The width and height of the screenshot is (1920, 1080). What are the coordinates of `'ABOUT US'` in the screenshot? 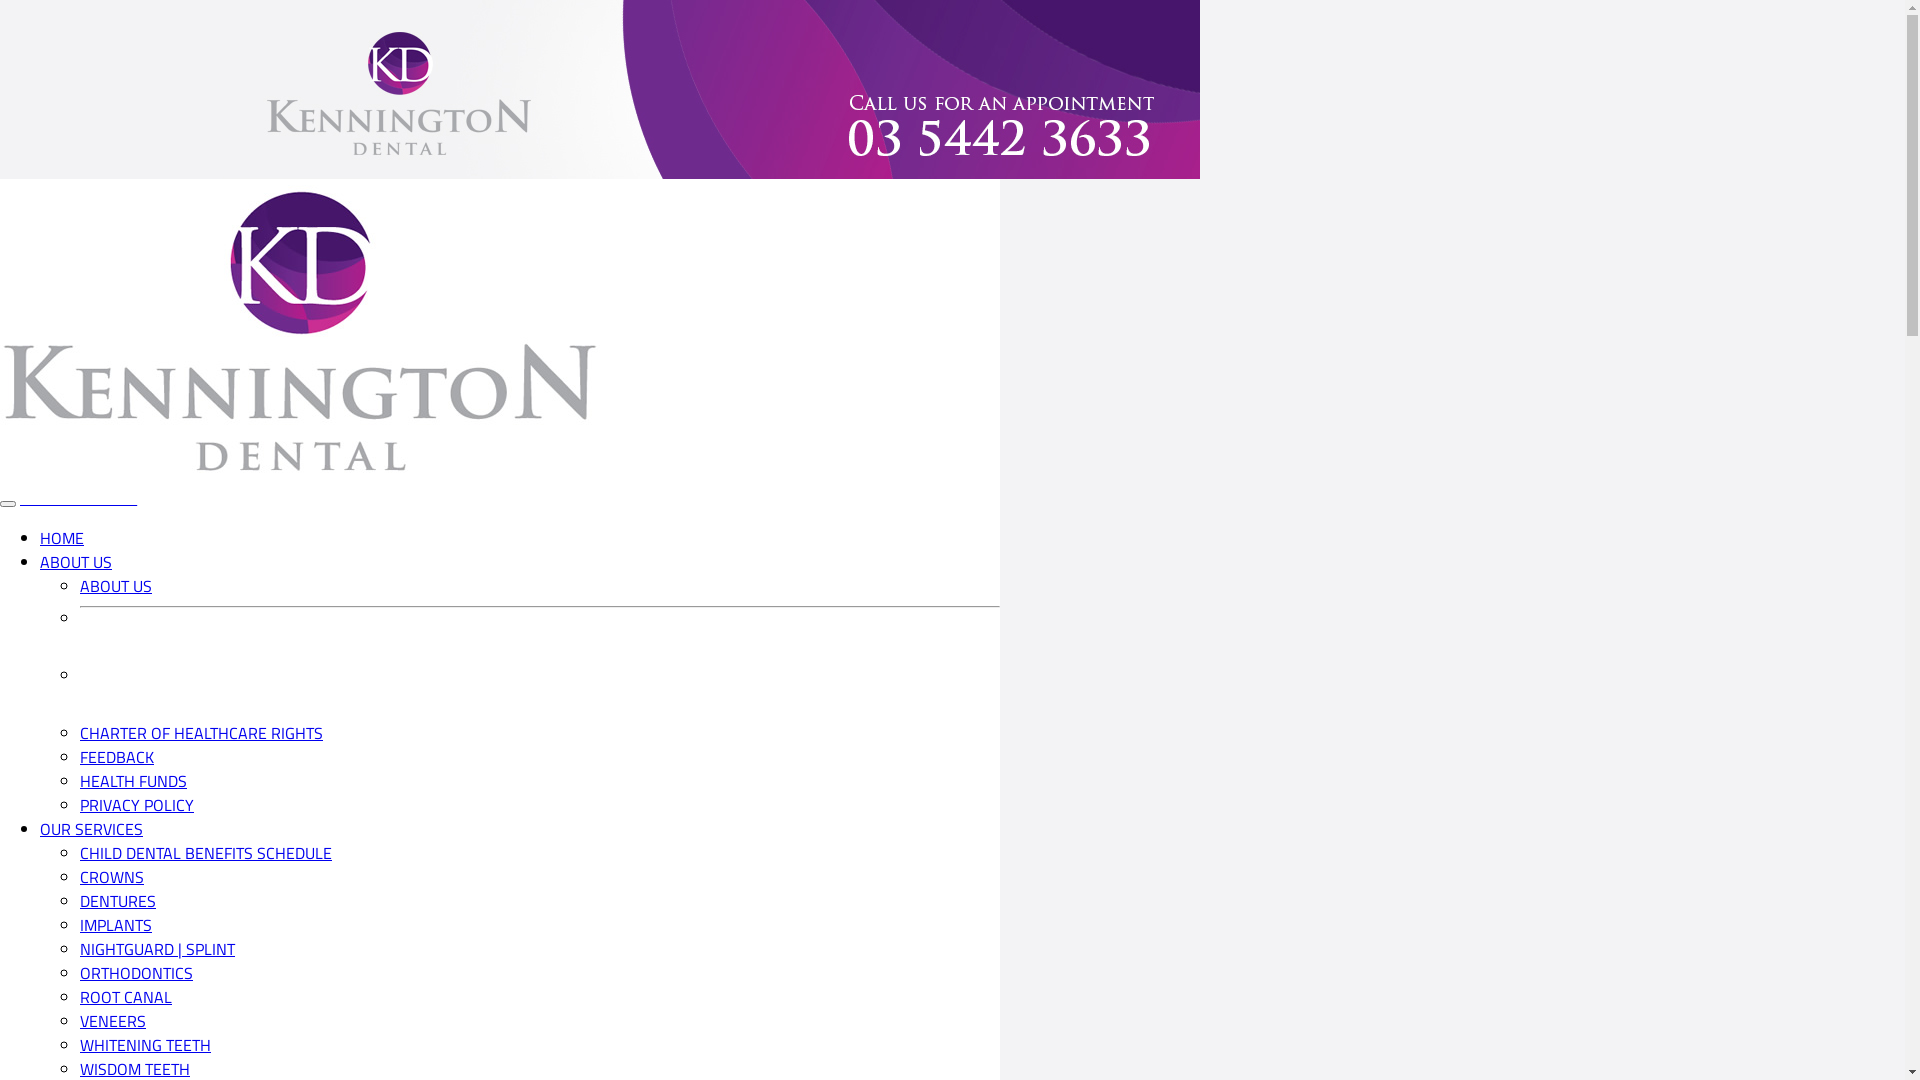 It's located at (76, 562).